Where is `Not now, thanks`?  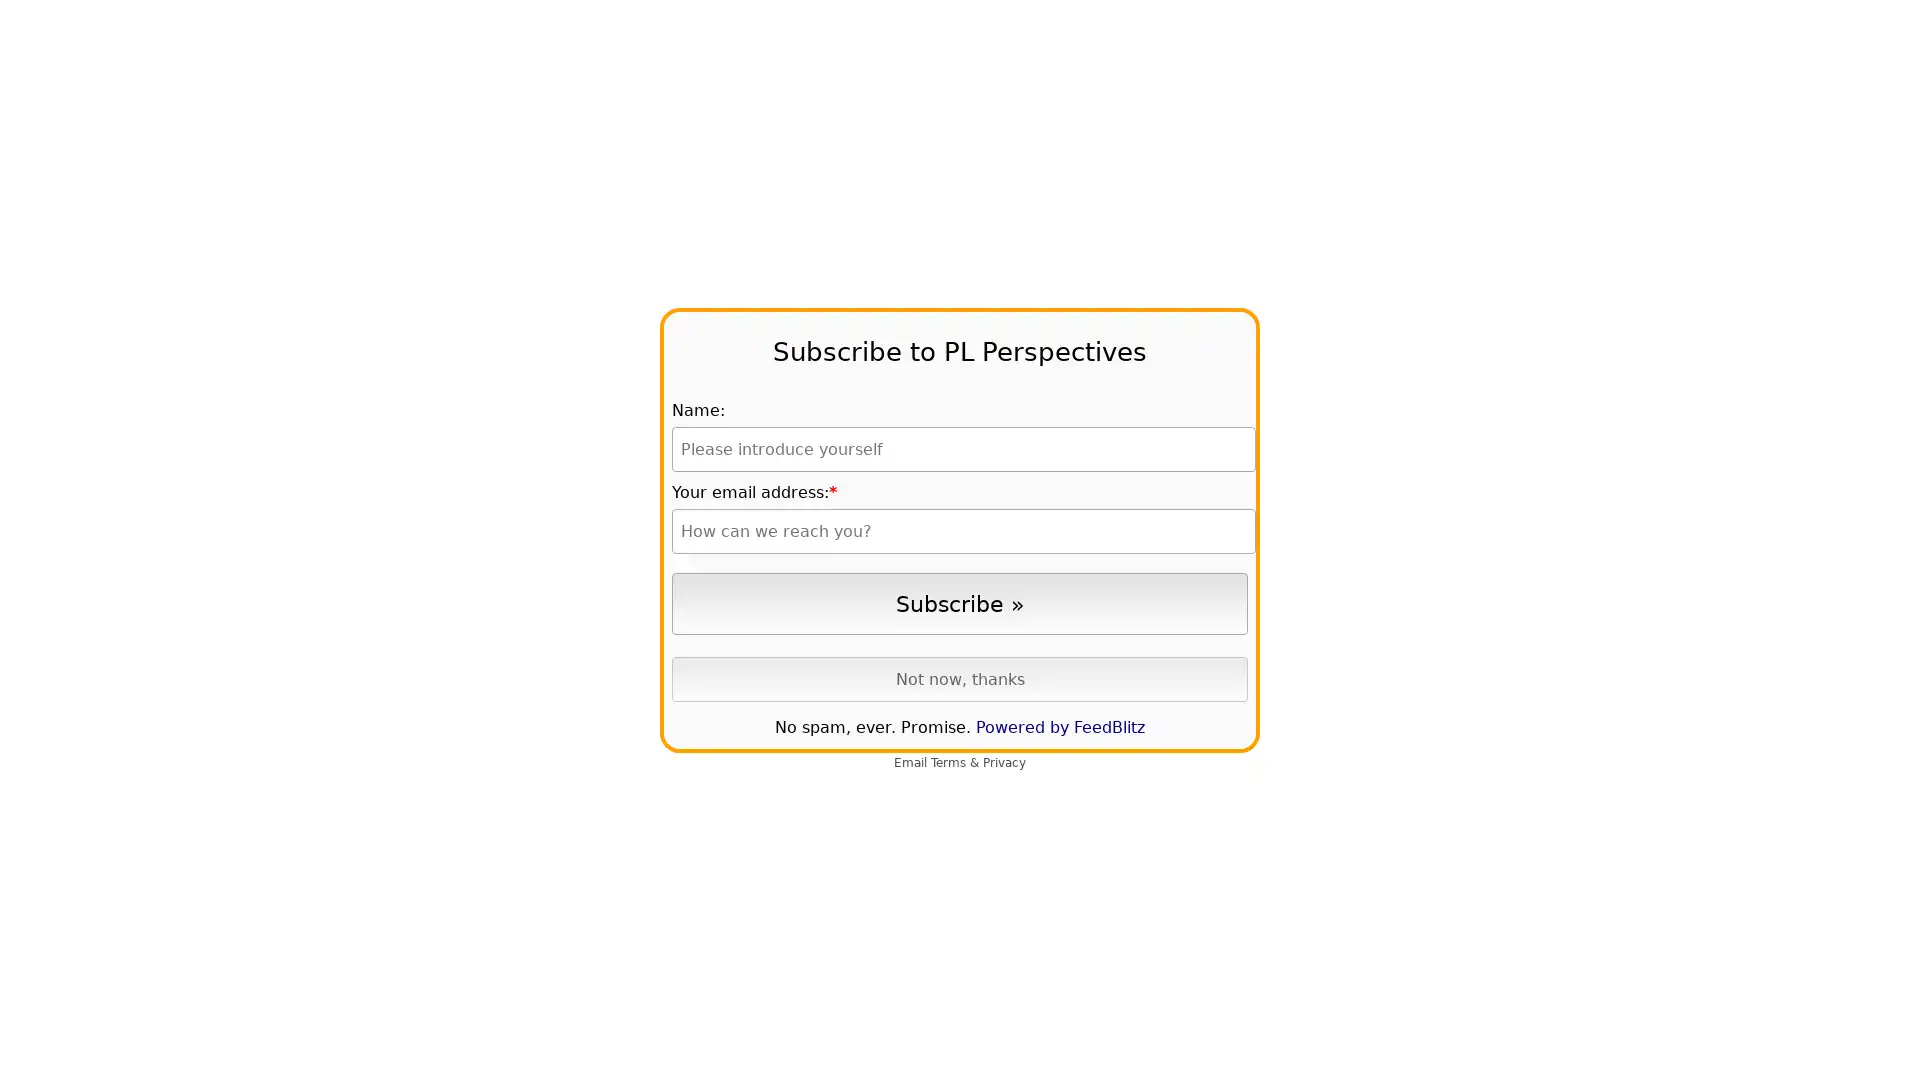
Not now, thanks is located at coordinates (960, 678).